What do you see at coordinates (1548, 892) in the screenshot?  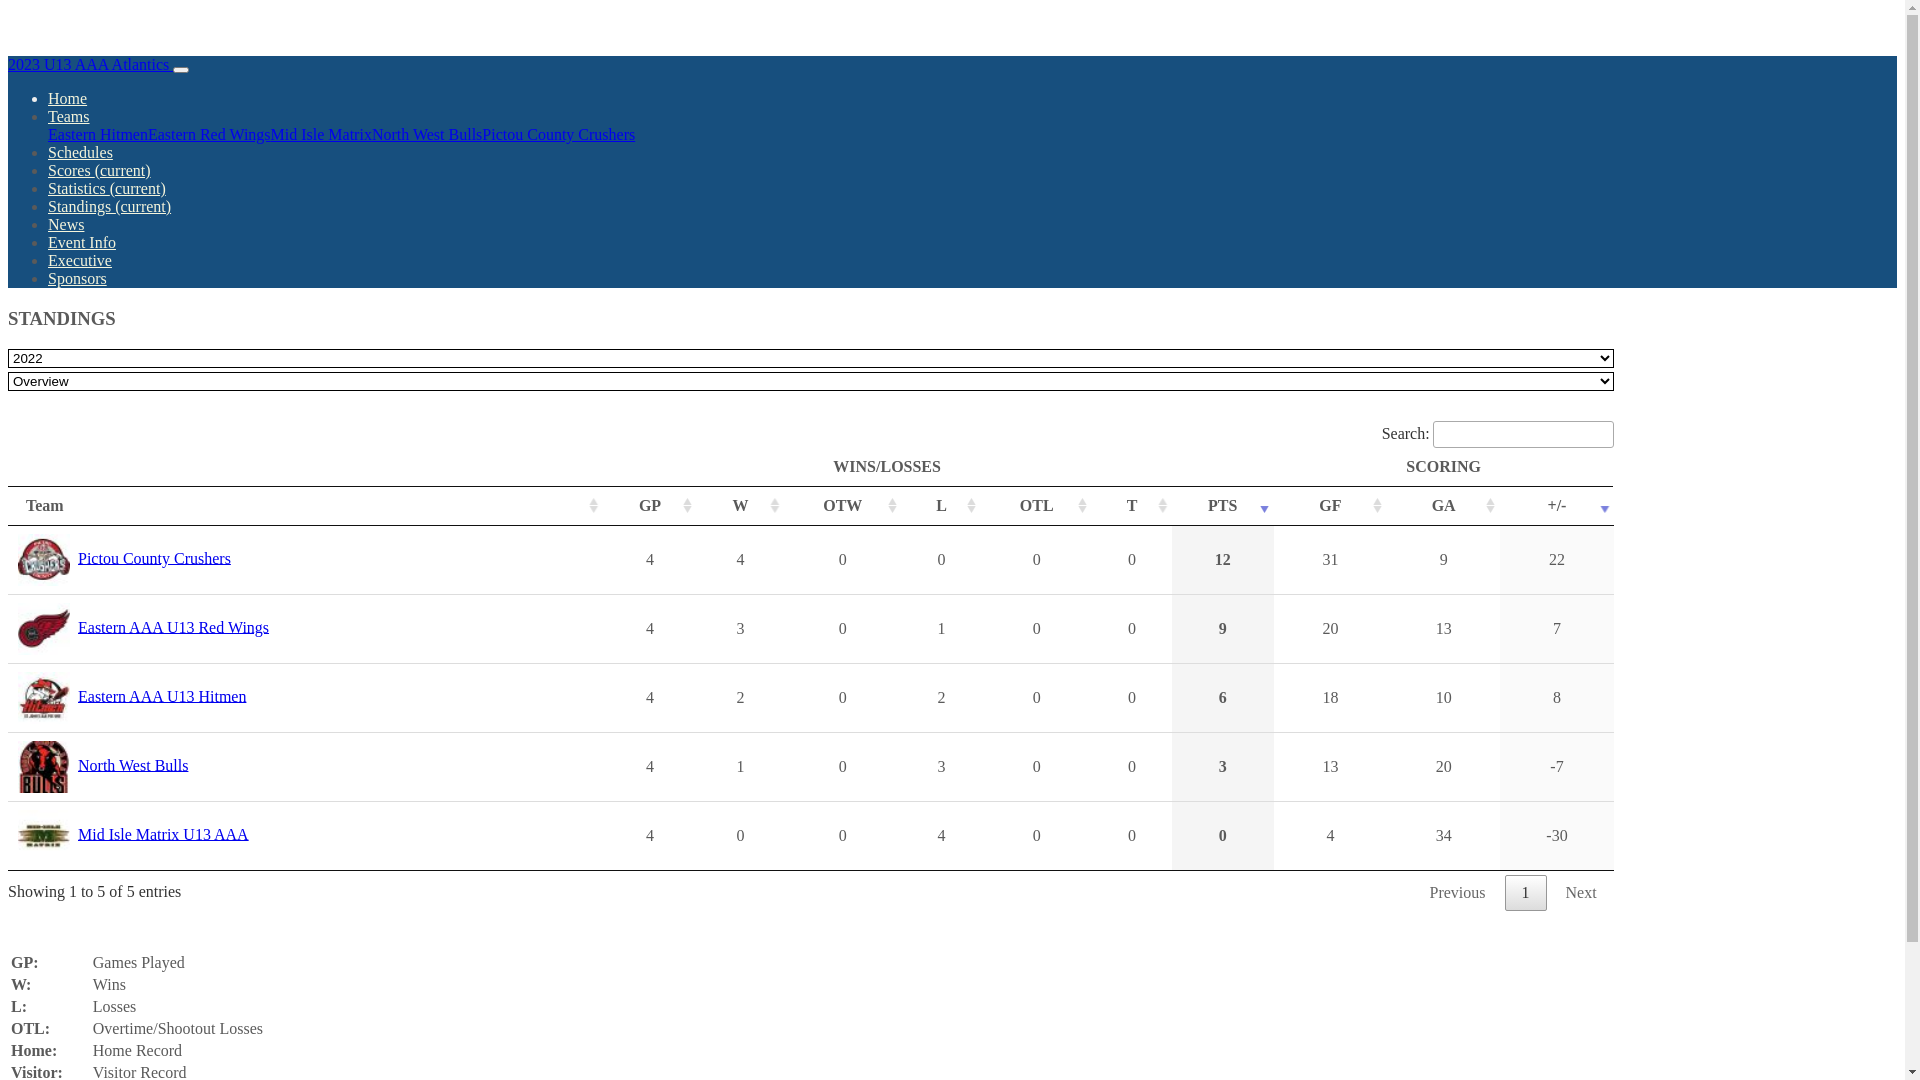 I see `'Next'` at bounding box center [1548, 892].